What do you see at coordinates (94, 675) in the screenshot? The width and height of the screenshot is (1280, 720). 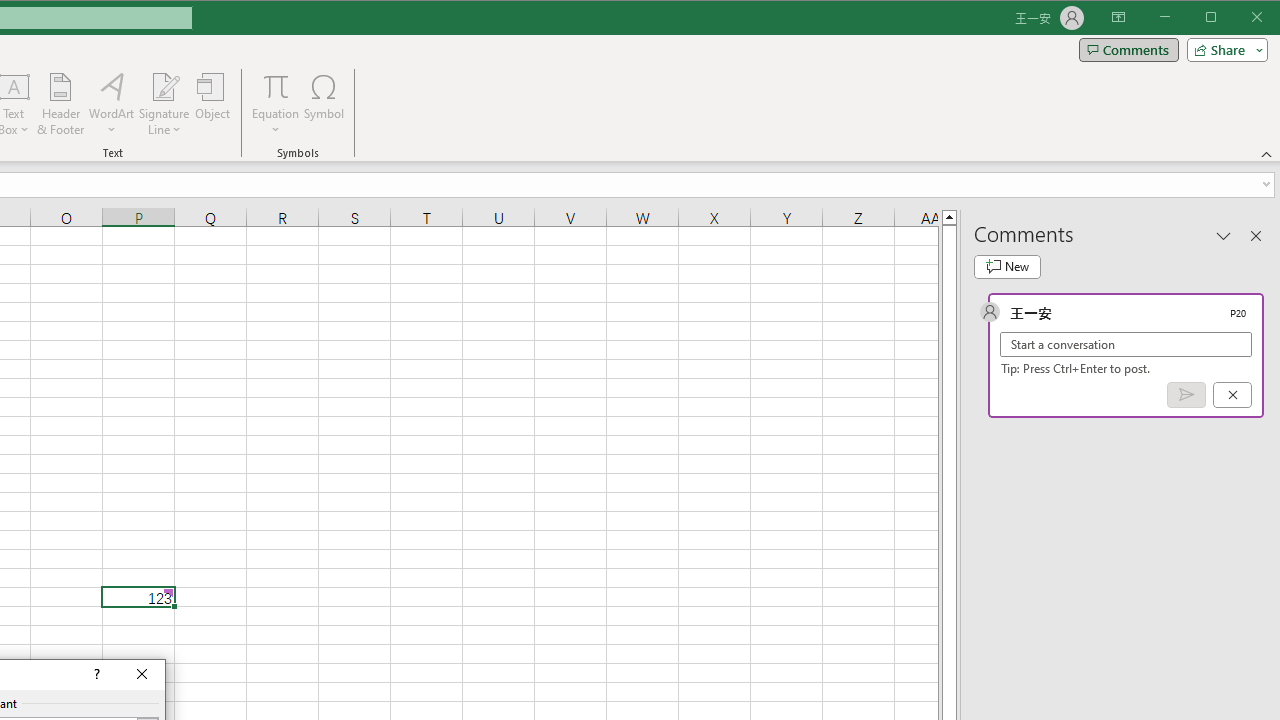 I see `'Context help'` at bounding box center [94, 675].